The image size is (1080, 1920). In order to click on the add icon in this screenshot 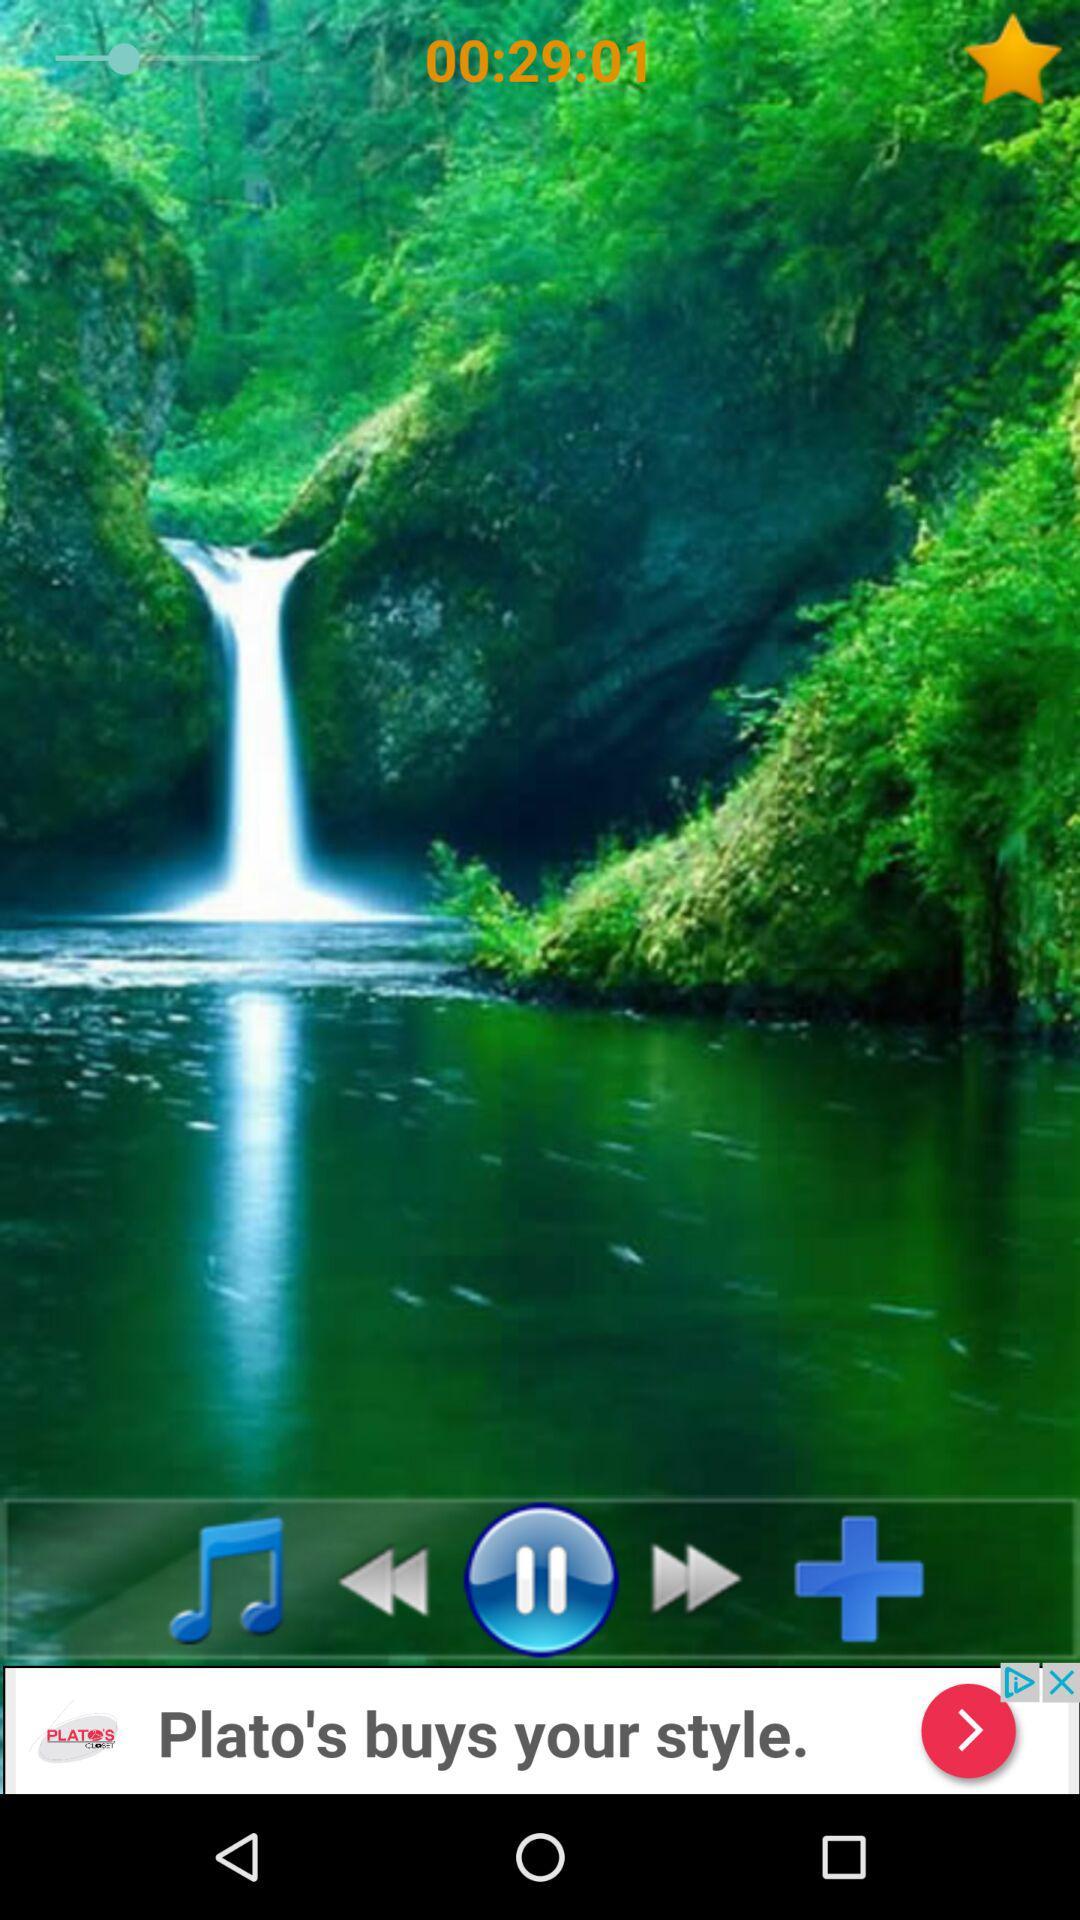, I will do `click(874, 1577)`.